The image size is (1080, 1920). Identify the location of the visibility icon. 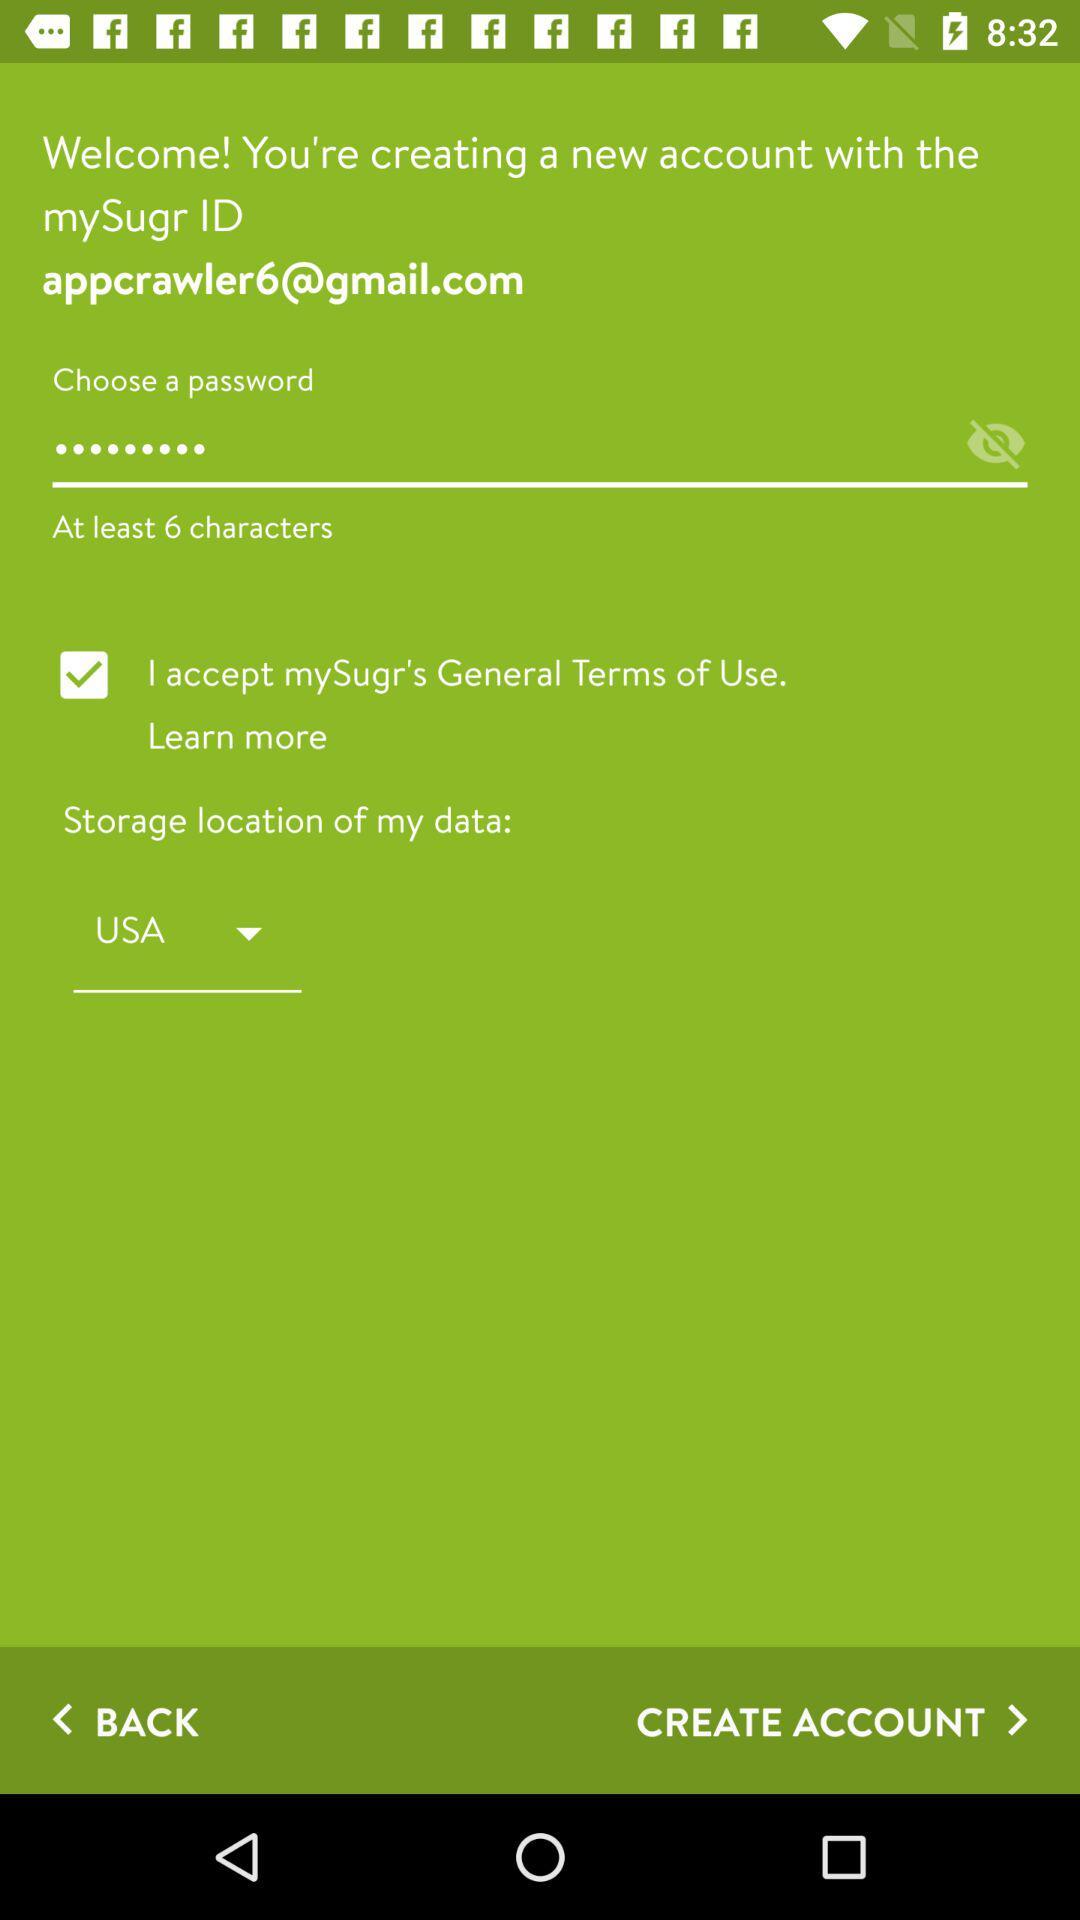
(995, 444).